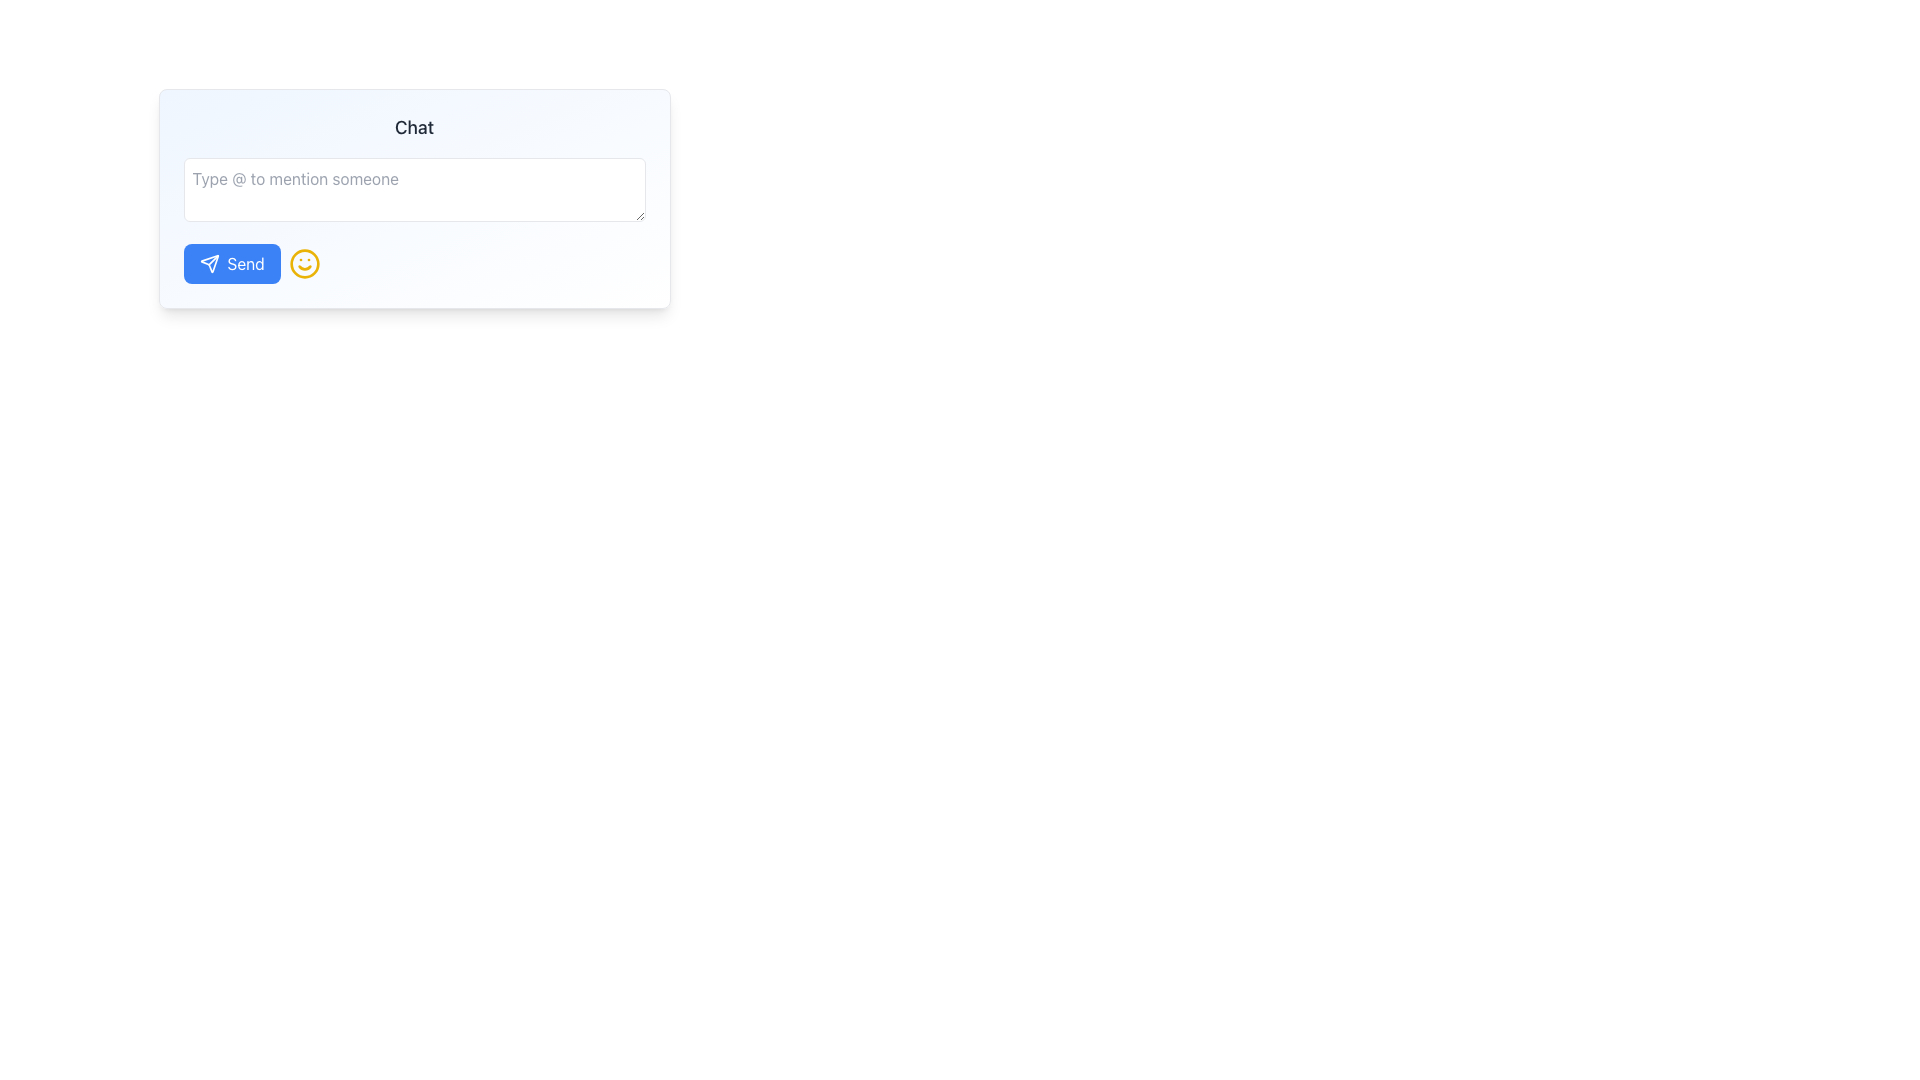 The height and width of the screenshot is (1080, 1920). I want to click on the Text Input Field at the top section of the chat interface by pressing the tab key, so click(413, 189).